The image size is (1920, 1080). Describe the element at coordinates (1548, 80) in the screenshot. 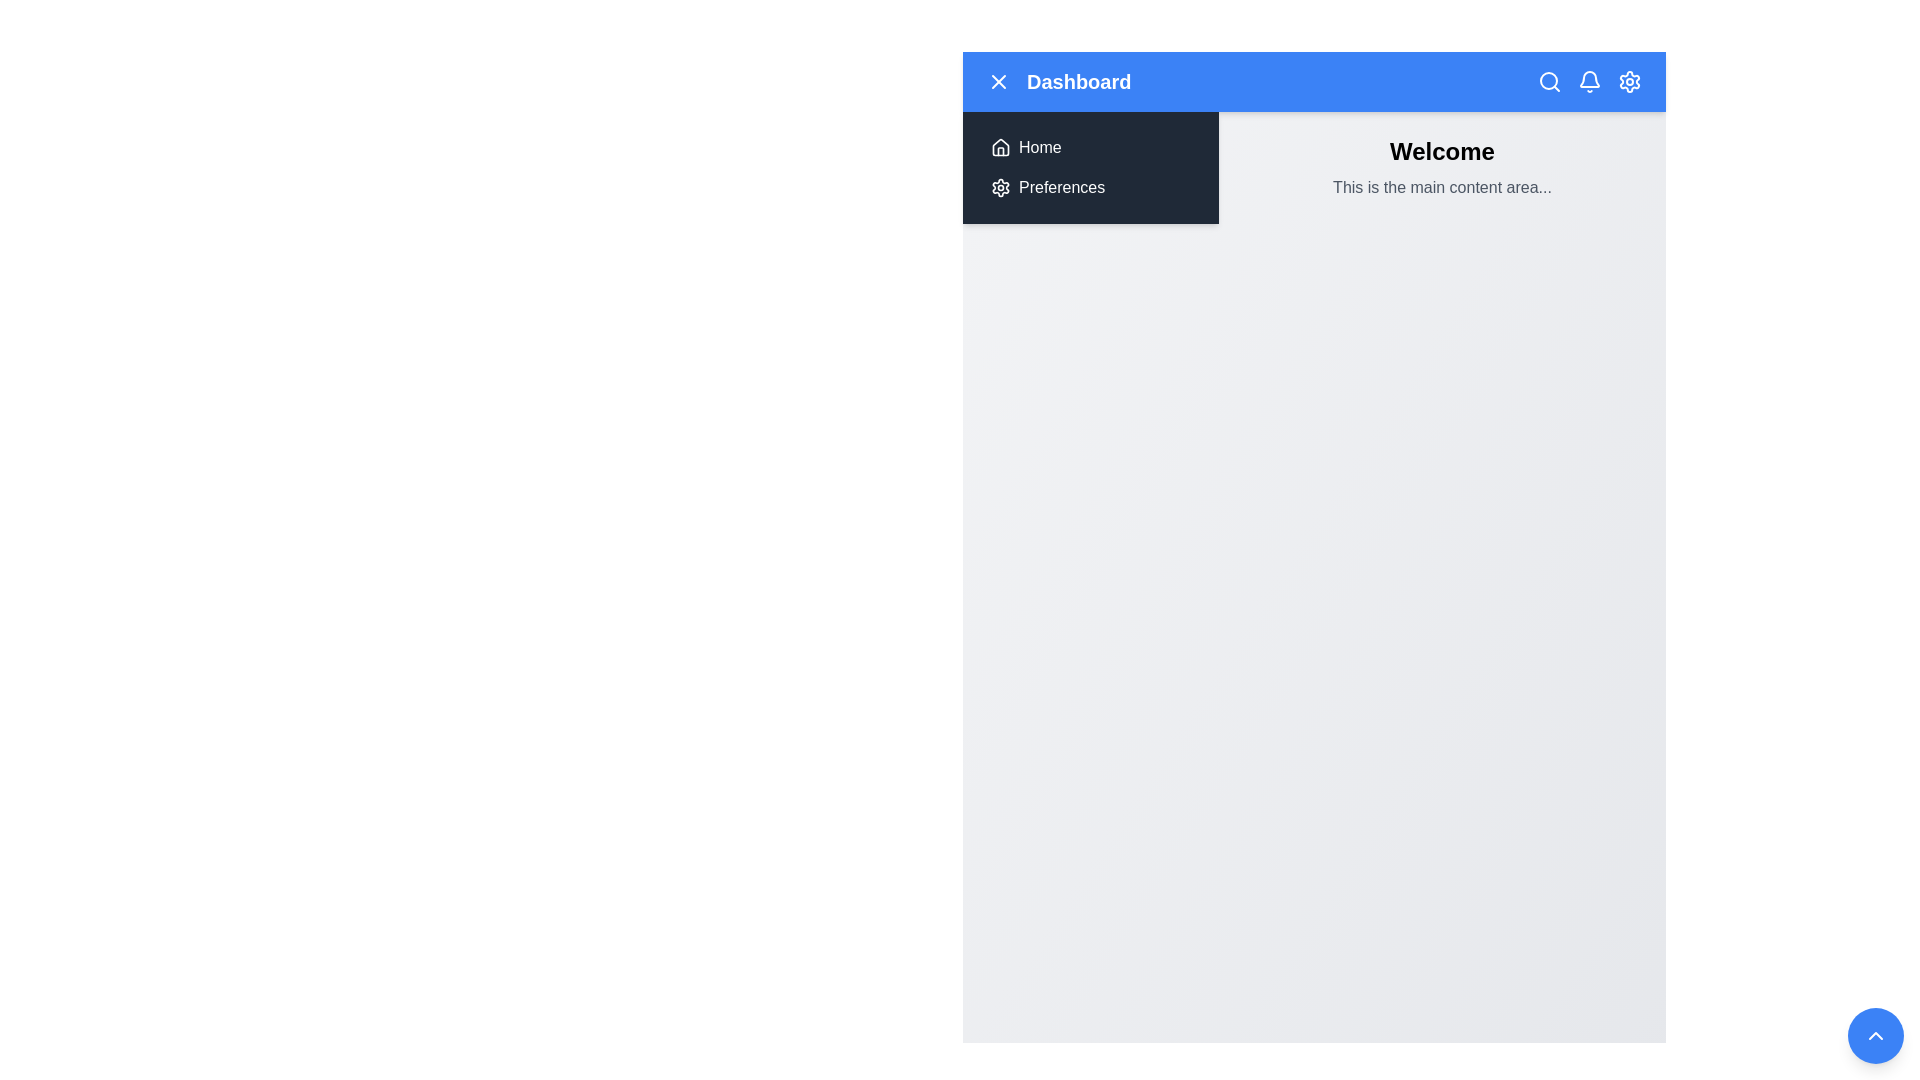

I see `styling of the small circular SVG icon located near the top-right corner of the application header` at that location.